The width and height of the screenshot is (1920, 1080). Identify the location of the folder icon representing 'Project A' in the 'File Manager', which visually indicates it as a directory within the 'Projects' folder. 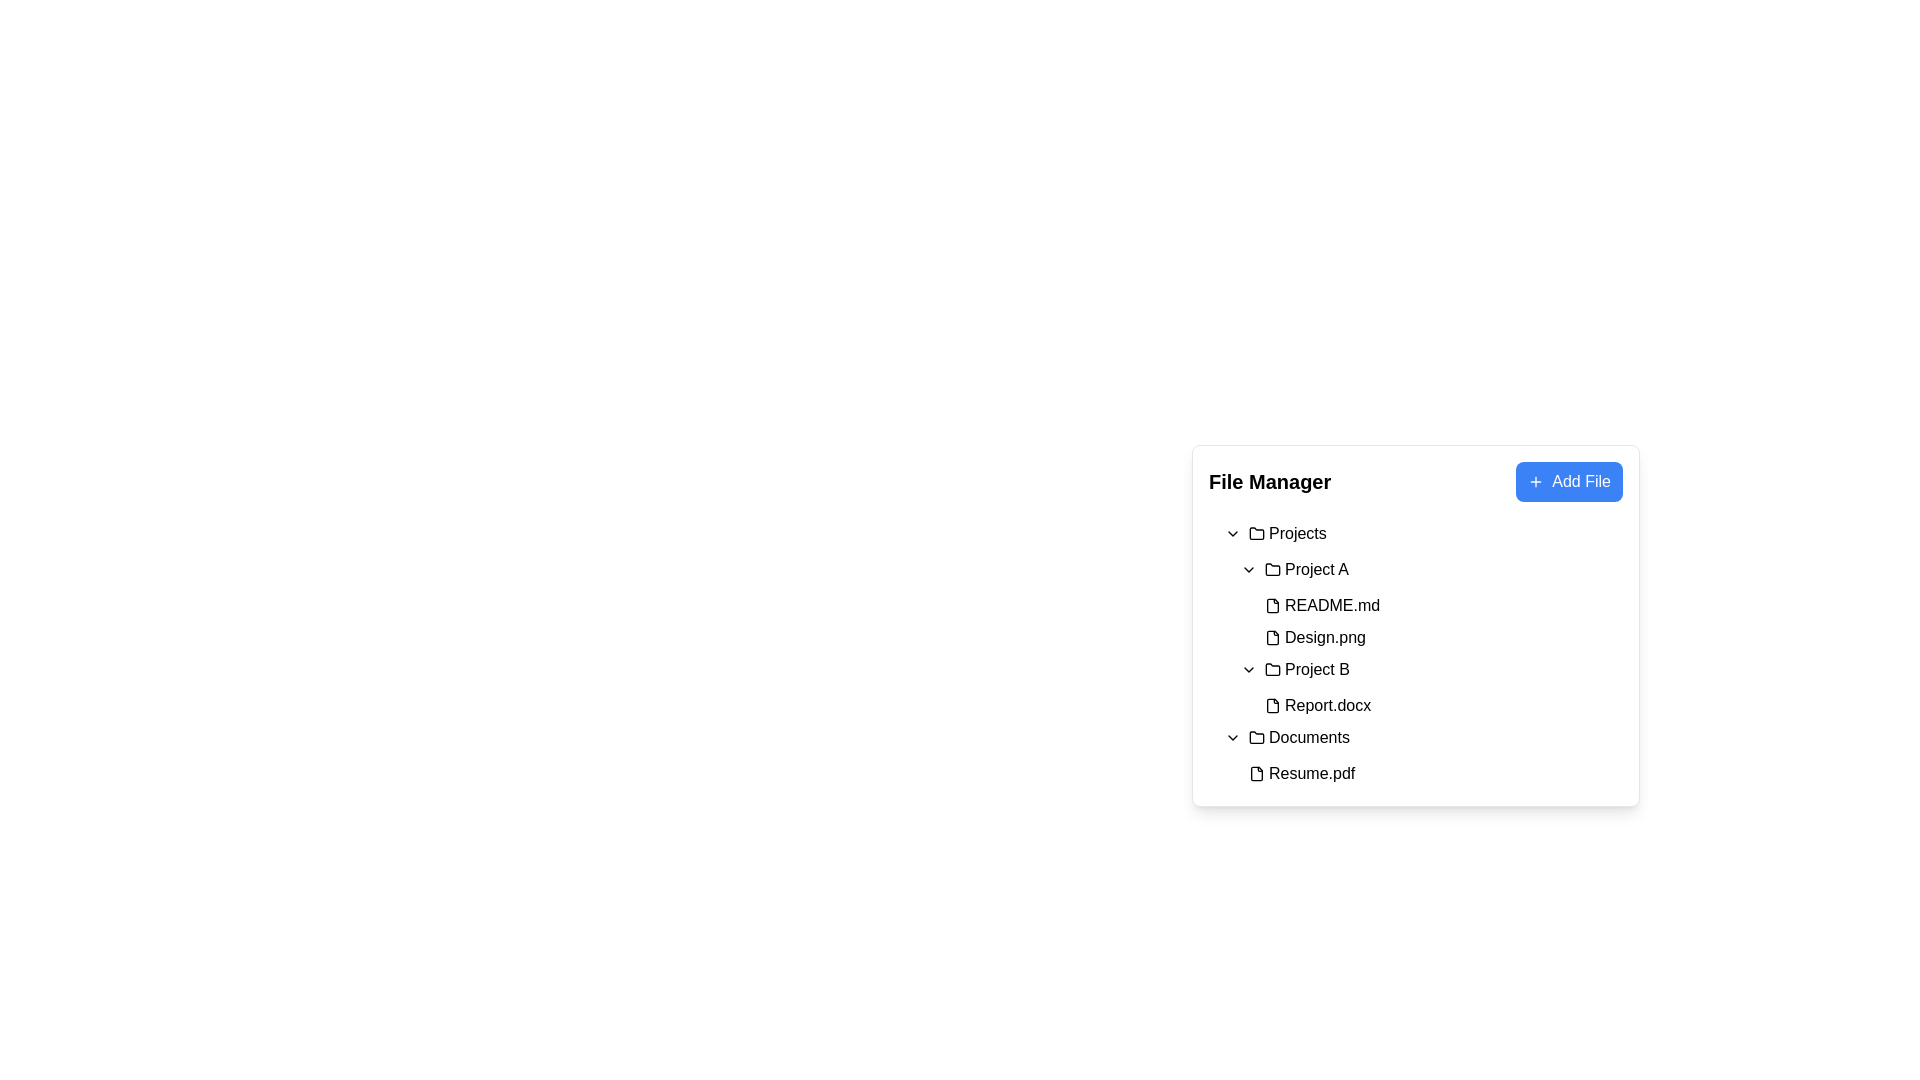
(1271, 569).